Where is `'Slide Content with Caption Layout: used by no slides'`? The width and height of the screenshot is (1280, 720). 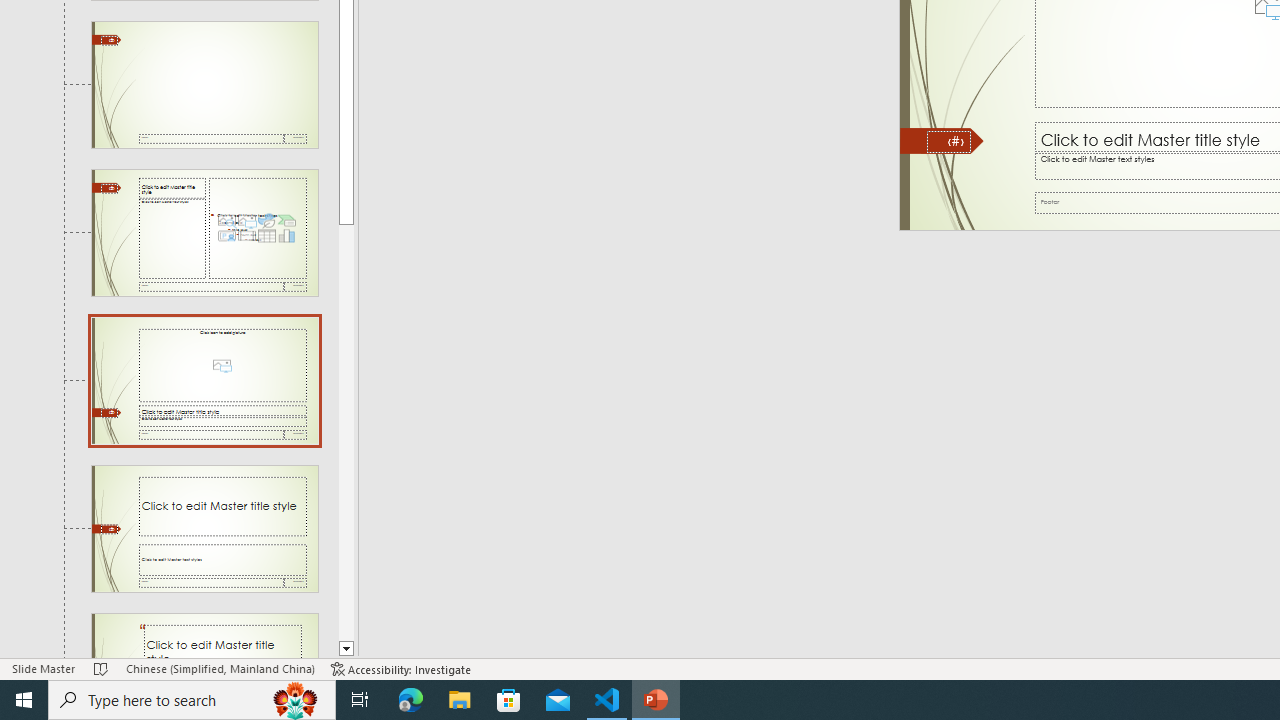
'Slide Content with Caption Layout: used by no slides' is located at coordinates (204, 231).